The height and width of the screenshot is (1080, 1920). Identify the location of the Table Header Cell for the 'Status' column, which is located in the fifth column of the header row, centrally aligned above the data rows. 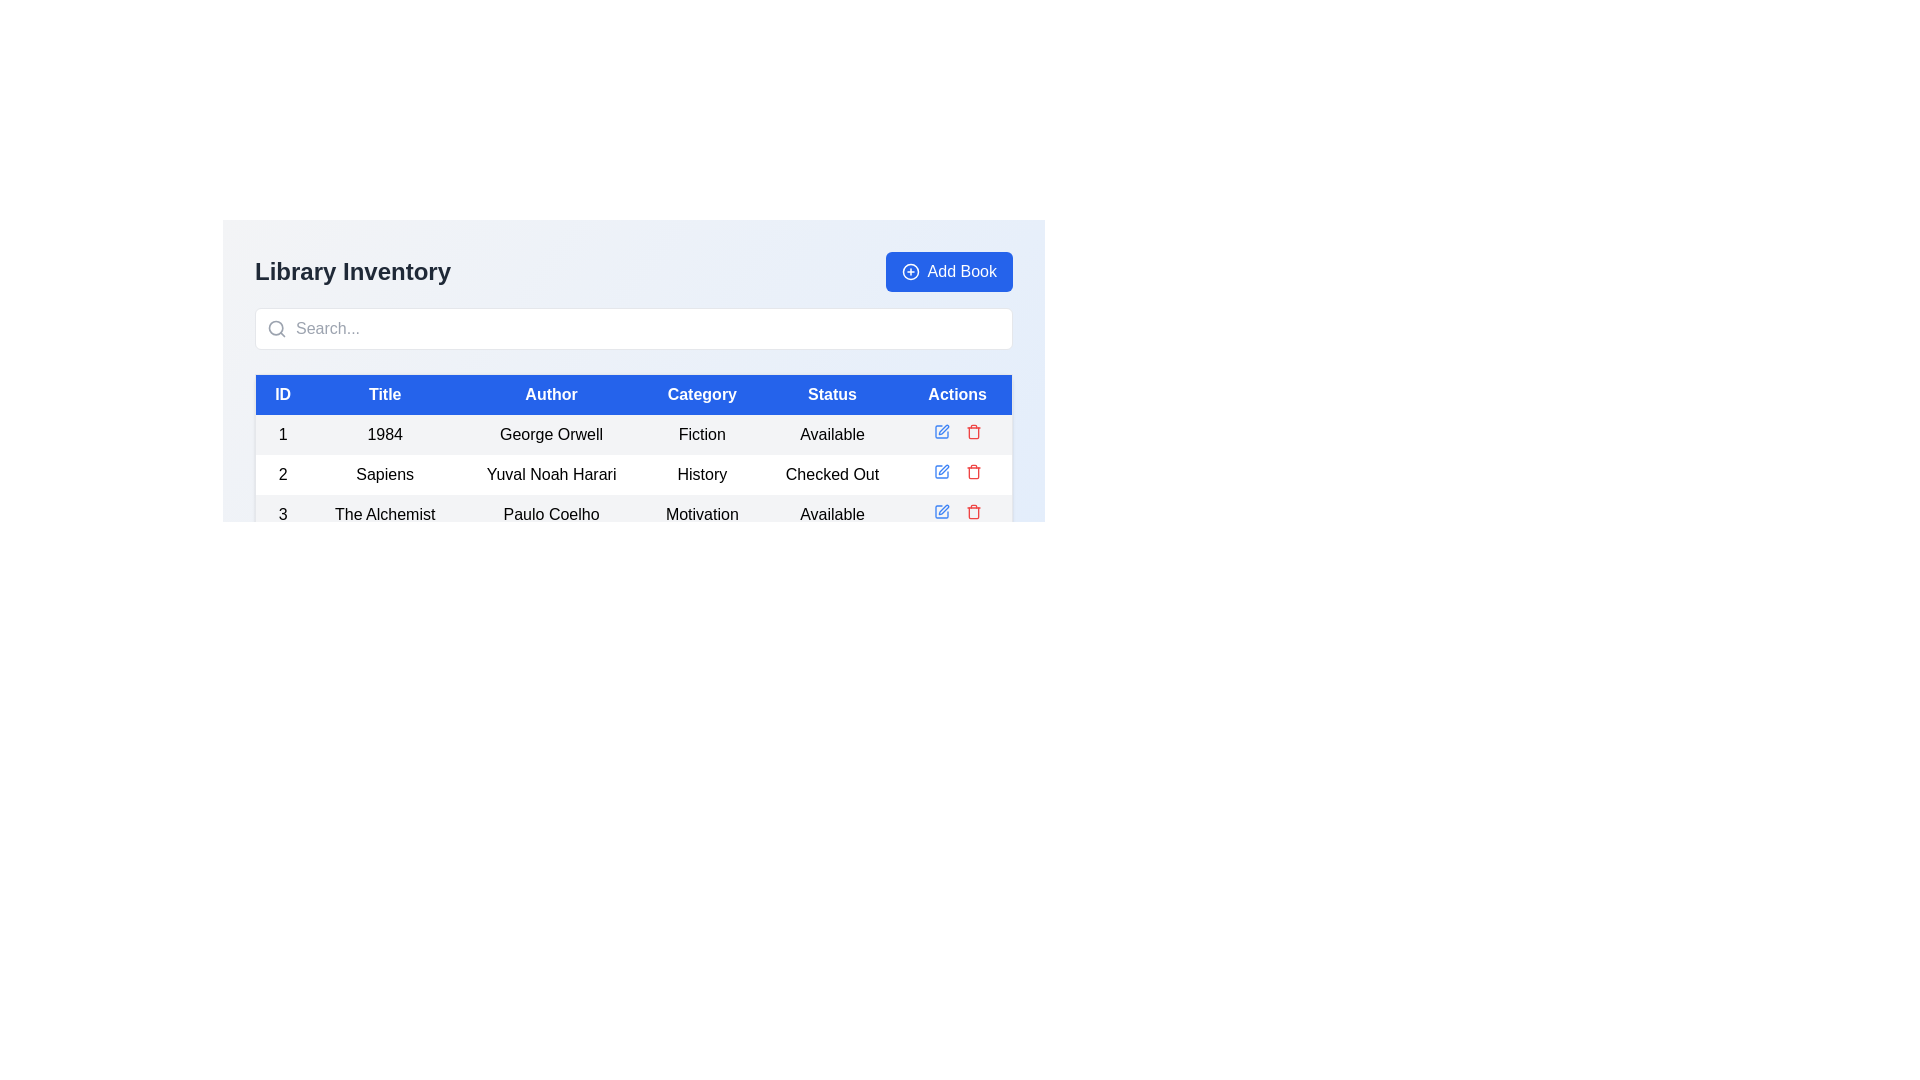
(832, 394).